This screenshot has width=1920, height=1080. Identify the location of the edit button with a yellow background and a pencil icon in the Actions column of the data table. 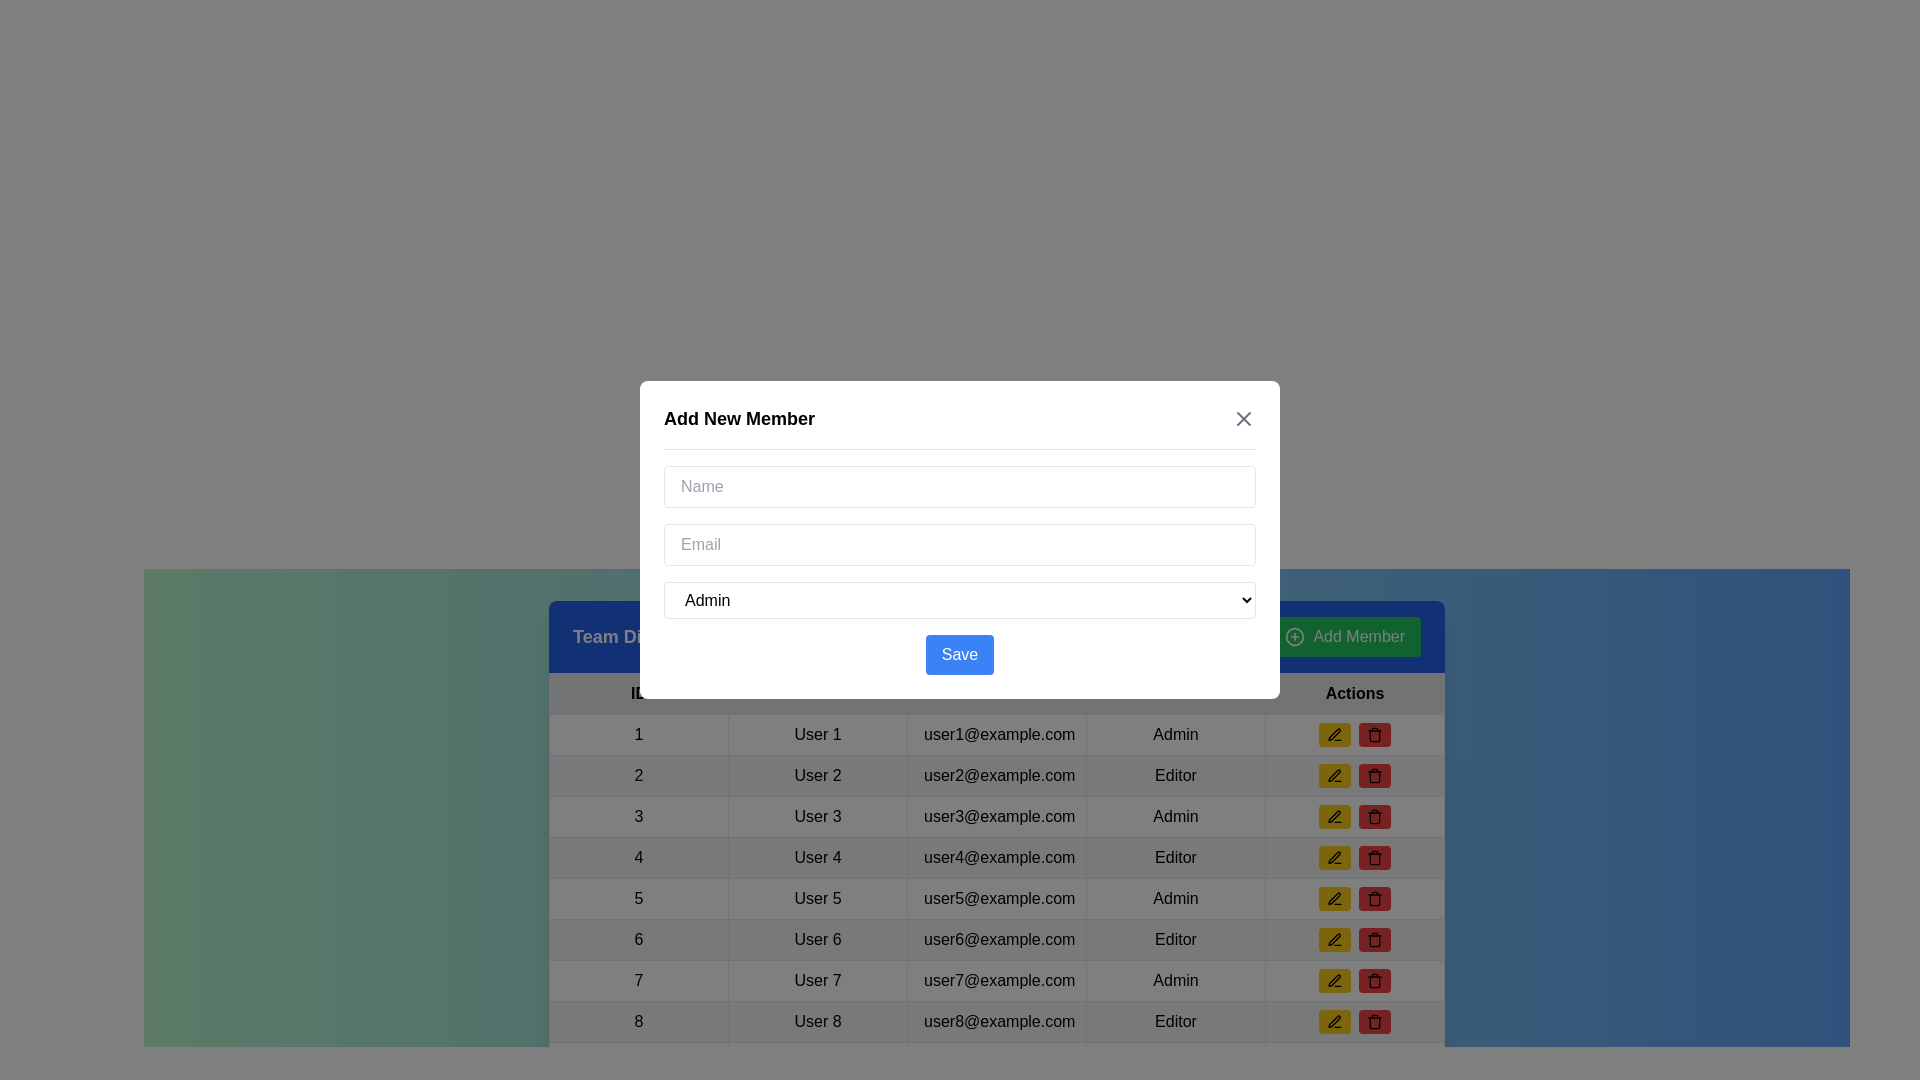
(1354, 817).